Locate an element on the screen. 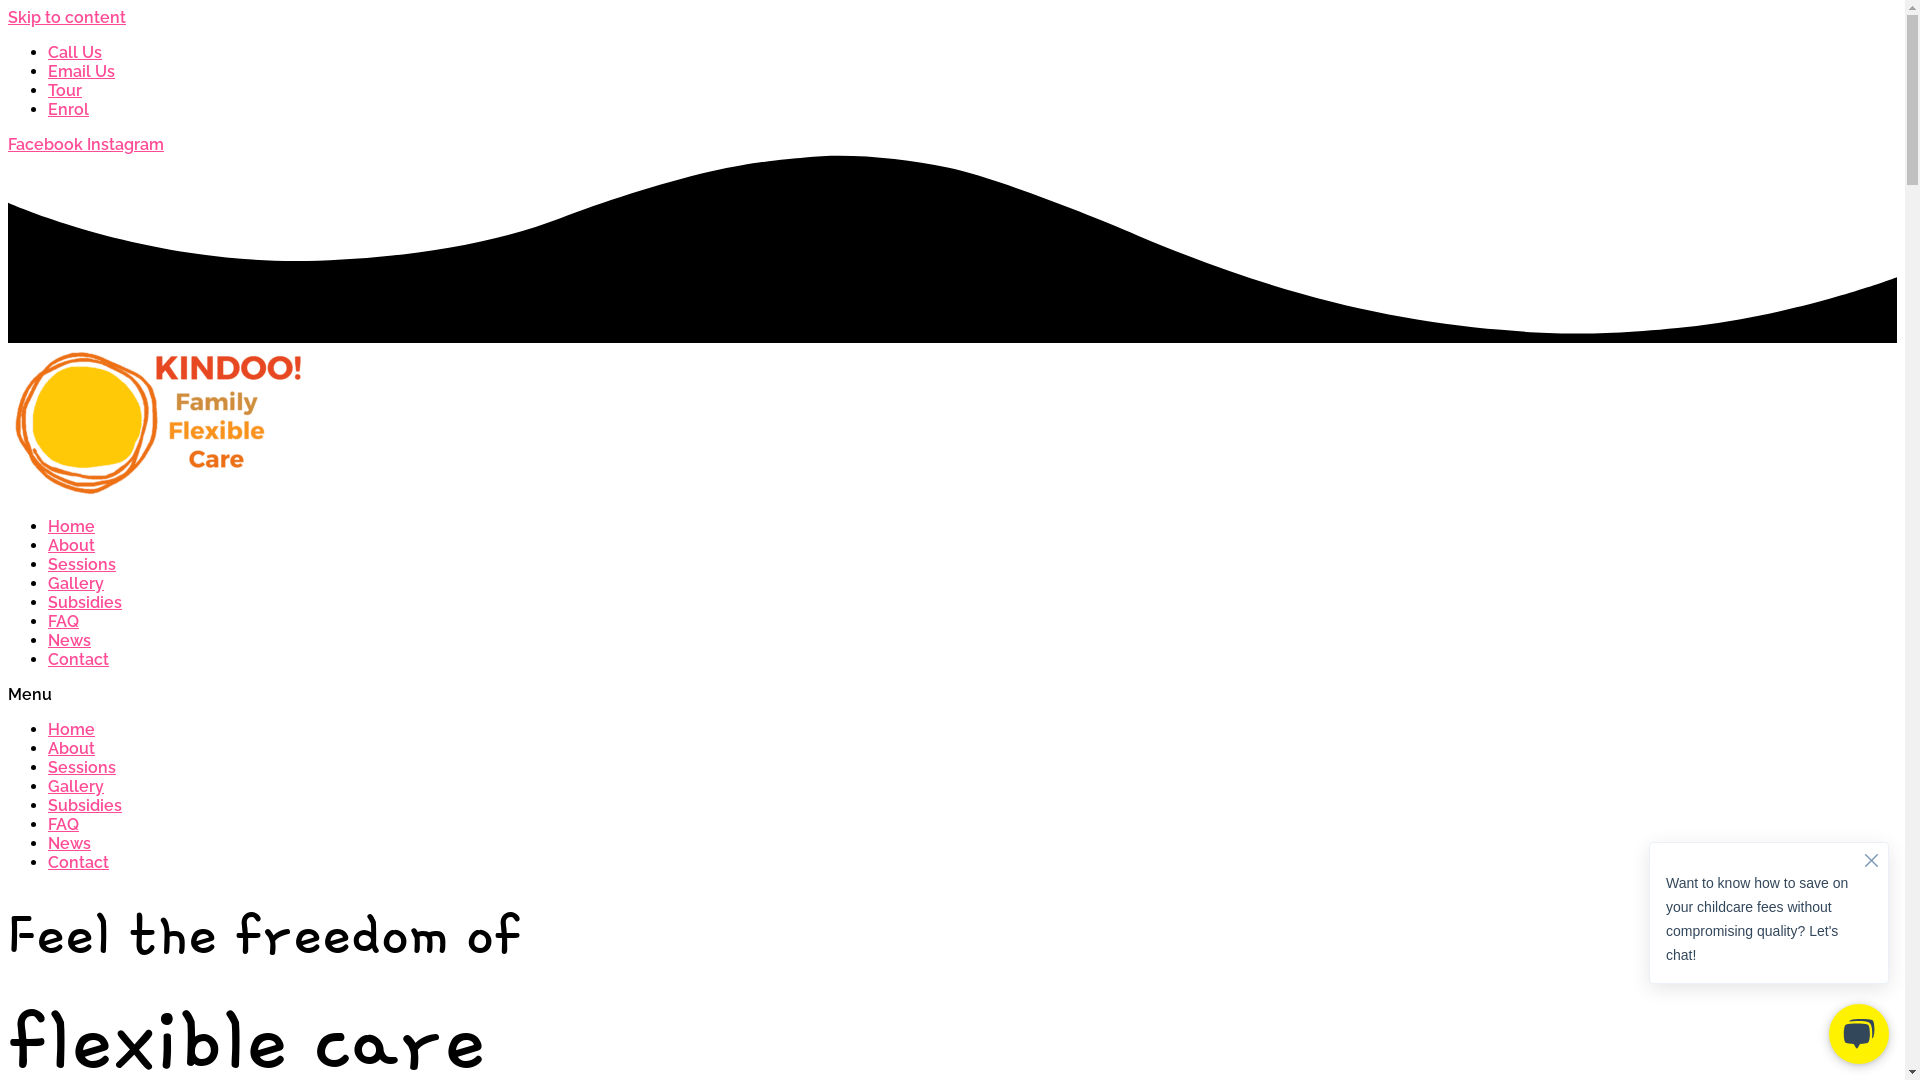  'Contact' is located at coordinates (48, 659).